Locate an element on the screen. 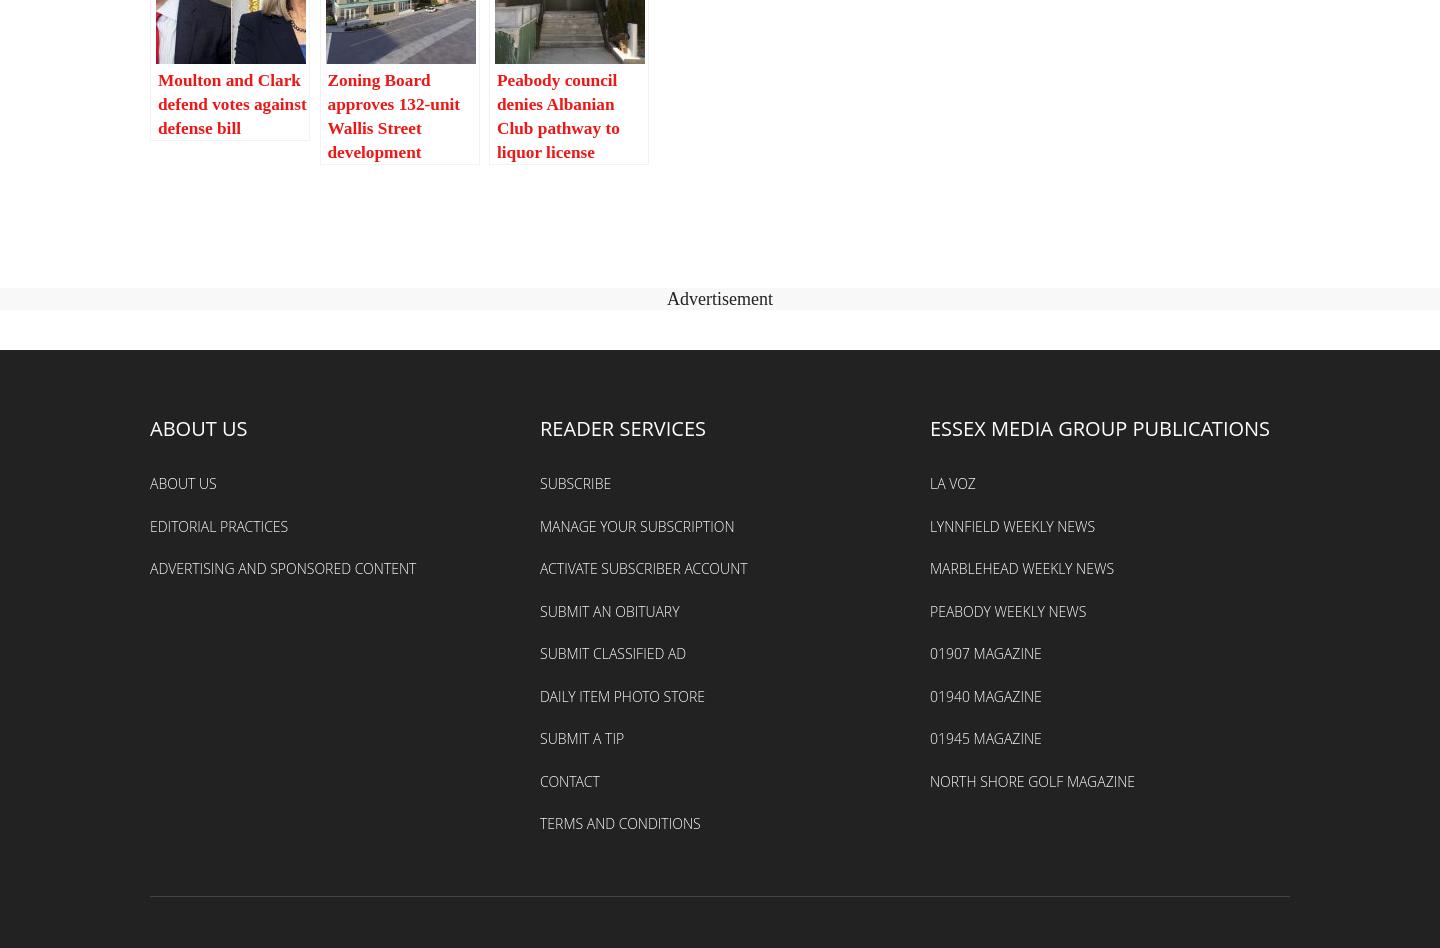  'Submit Classified Ad' is located at coordinates (612, 652).